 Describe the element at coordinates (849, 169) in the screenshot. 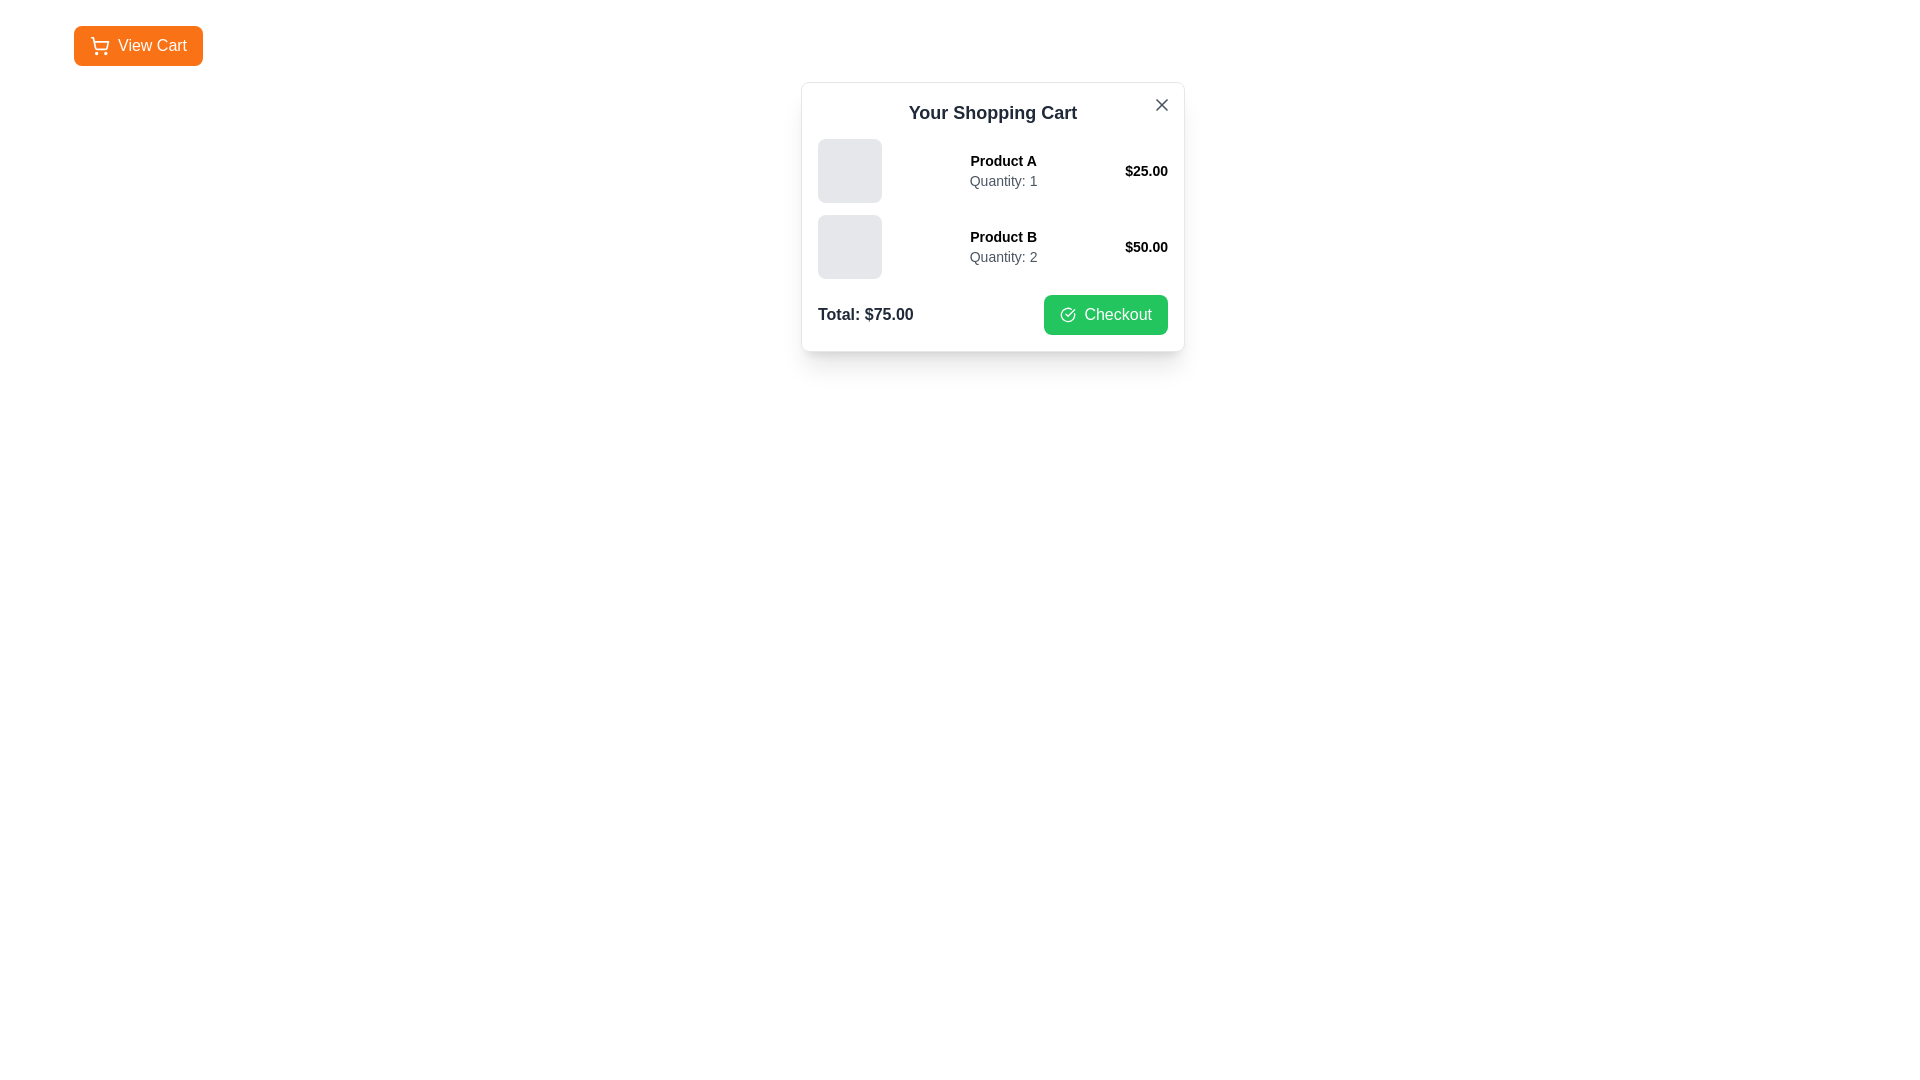

I see `the gray square Thumbnail placeholder with rounded corners, positioned to the left of 'Product A' in the shopping cart interface` at that location.